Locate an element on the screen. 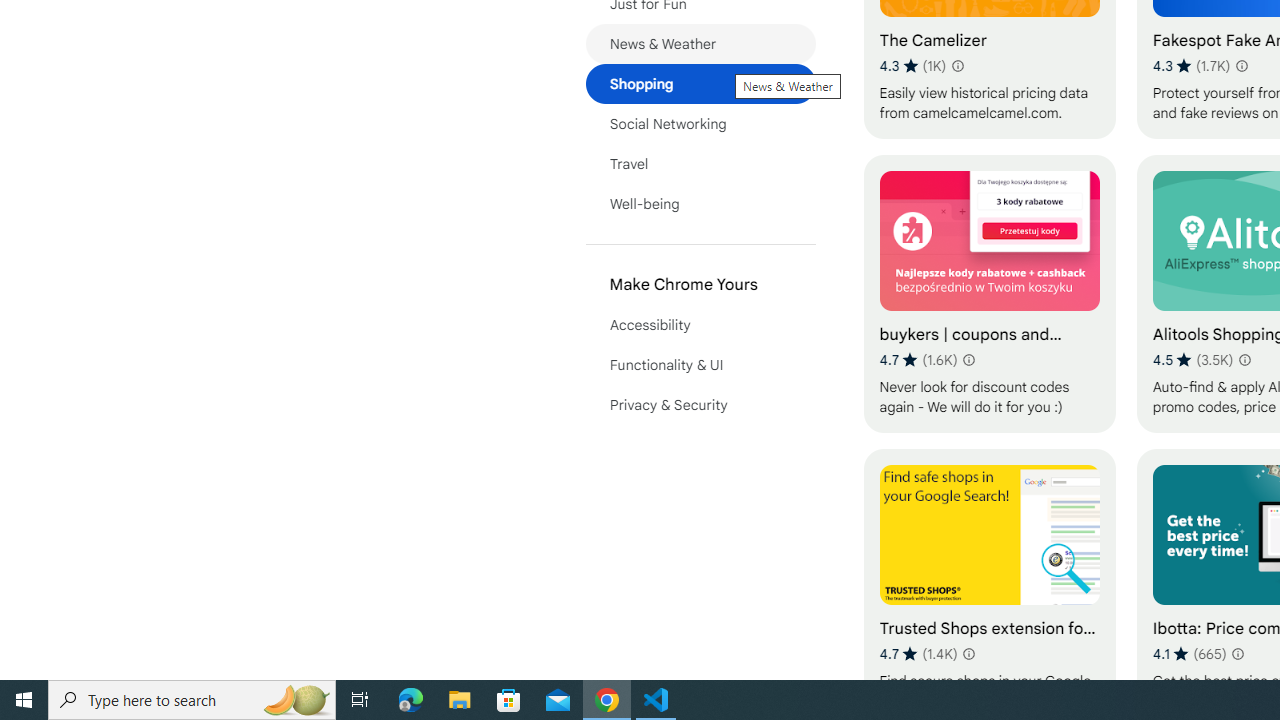 The image size is (1280, 720). 'Functionality & UI' is located at coordinates (700, 365).